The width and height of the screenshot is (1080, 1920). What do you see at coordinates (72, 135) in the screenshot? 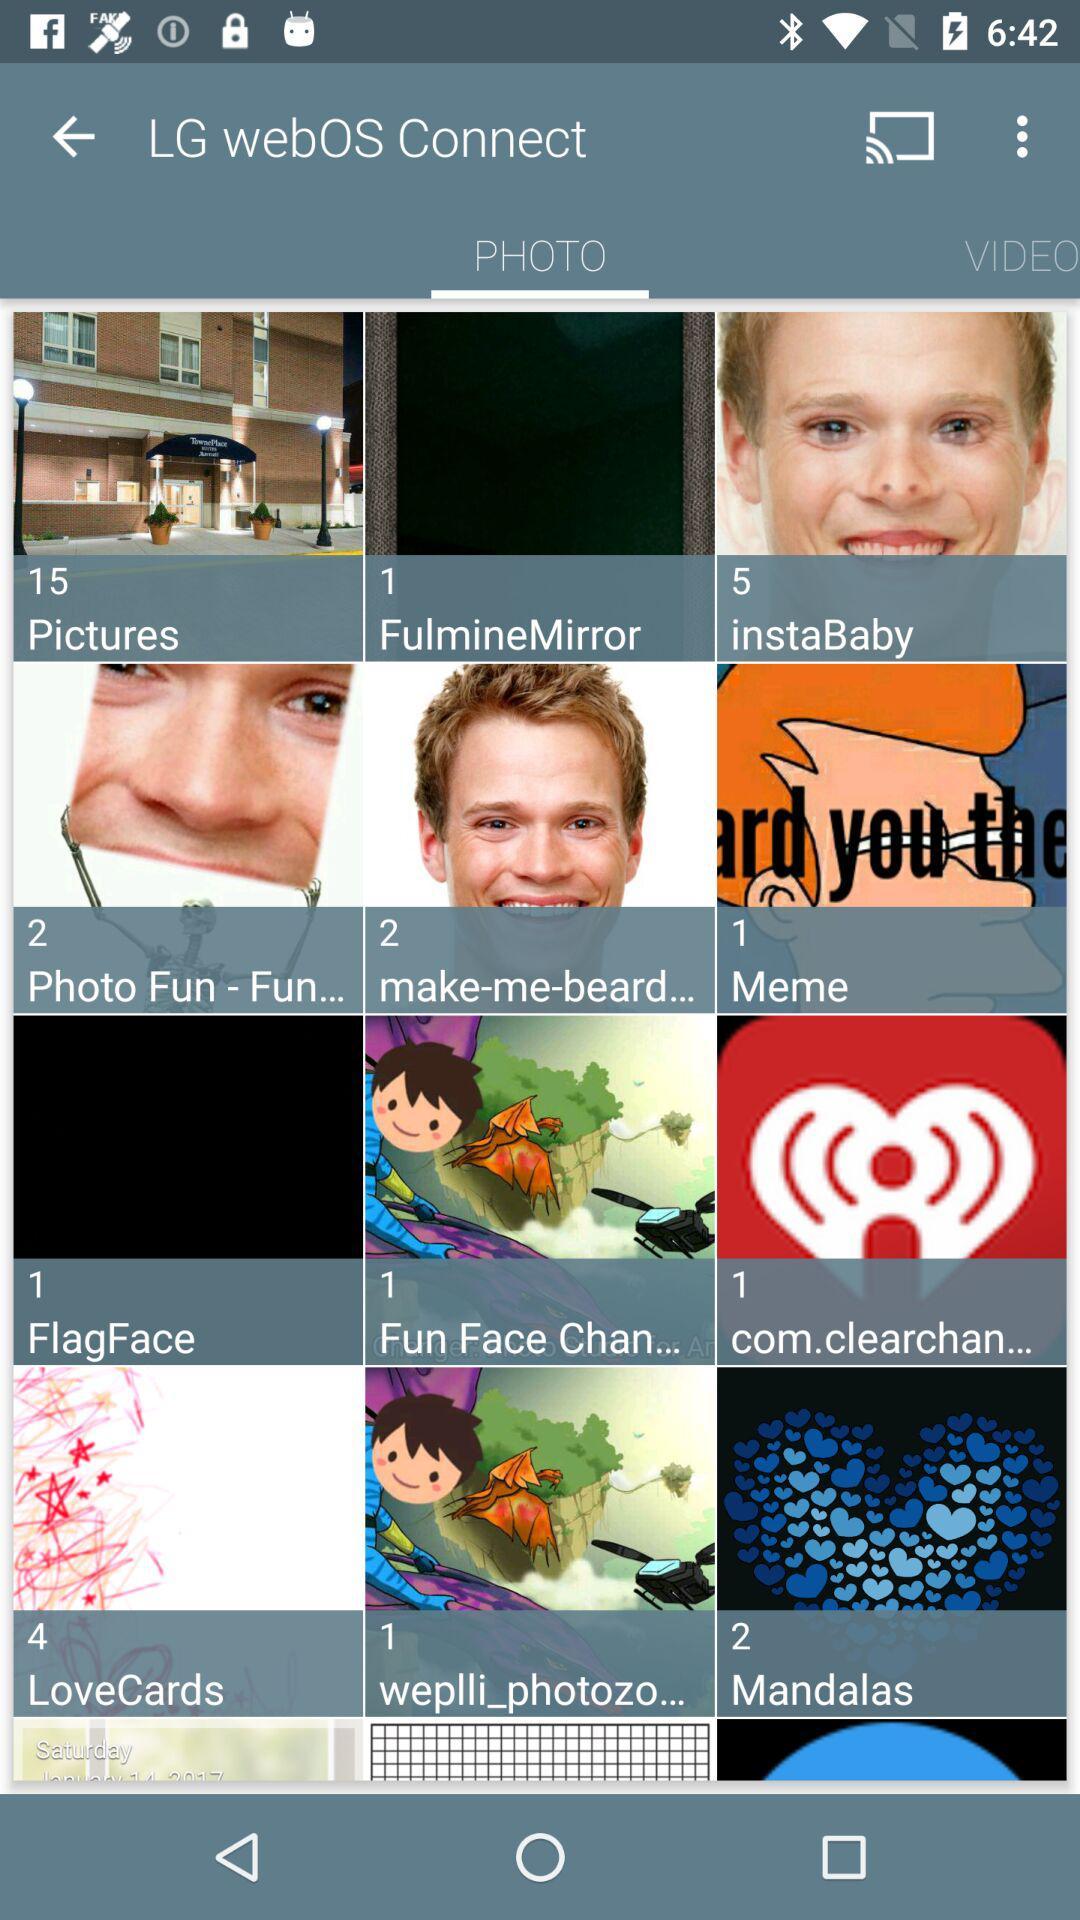
I see `the item to the left of the lg webos connect icon` at bounding box center [72, 135].